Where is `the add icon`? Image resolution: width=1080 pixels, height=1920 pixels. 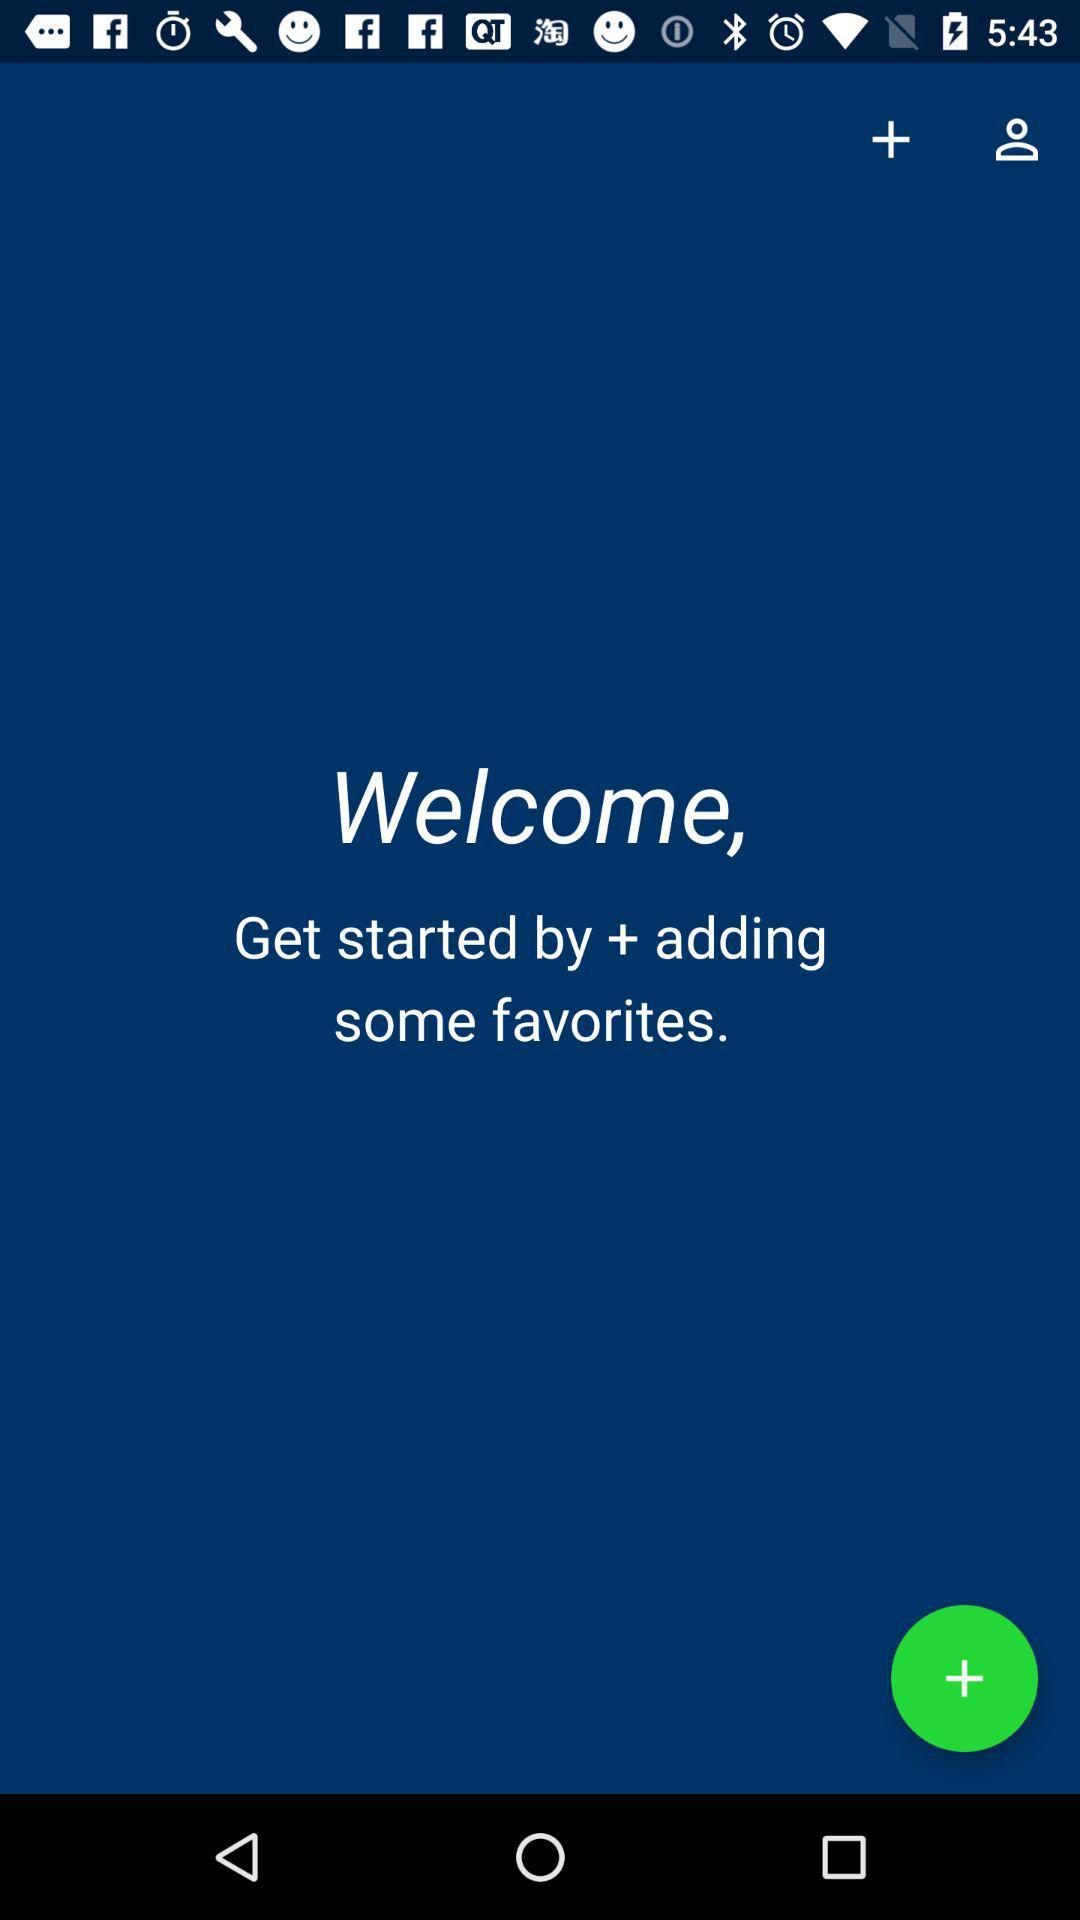
the add icon is located at coordinates (963, 1678).